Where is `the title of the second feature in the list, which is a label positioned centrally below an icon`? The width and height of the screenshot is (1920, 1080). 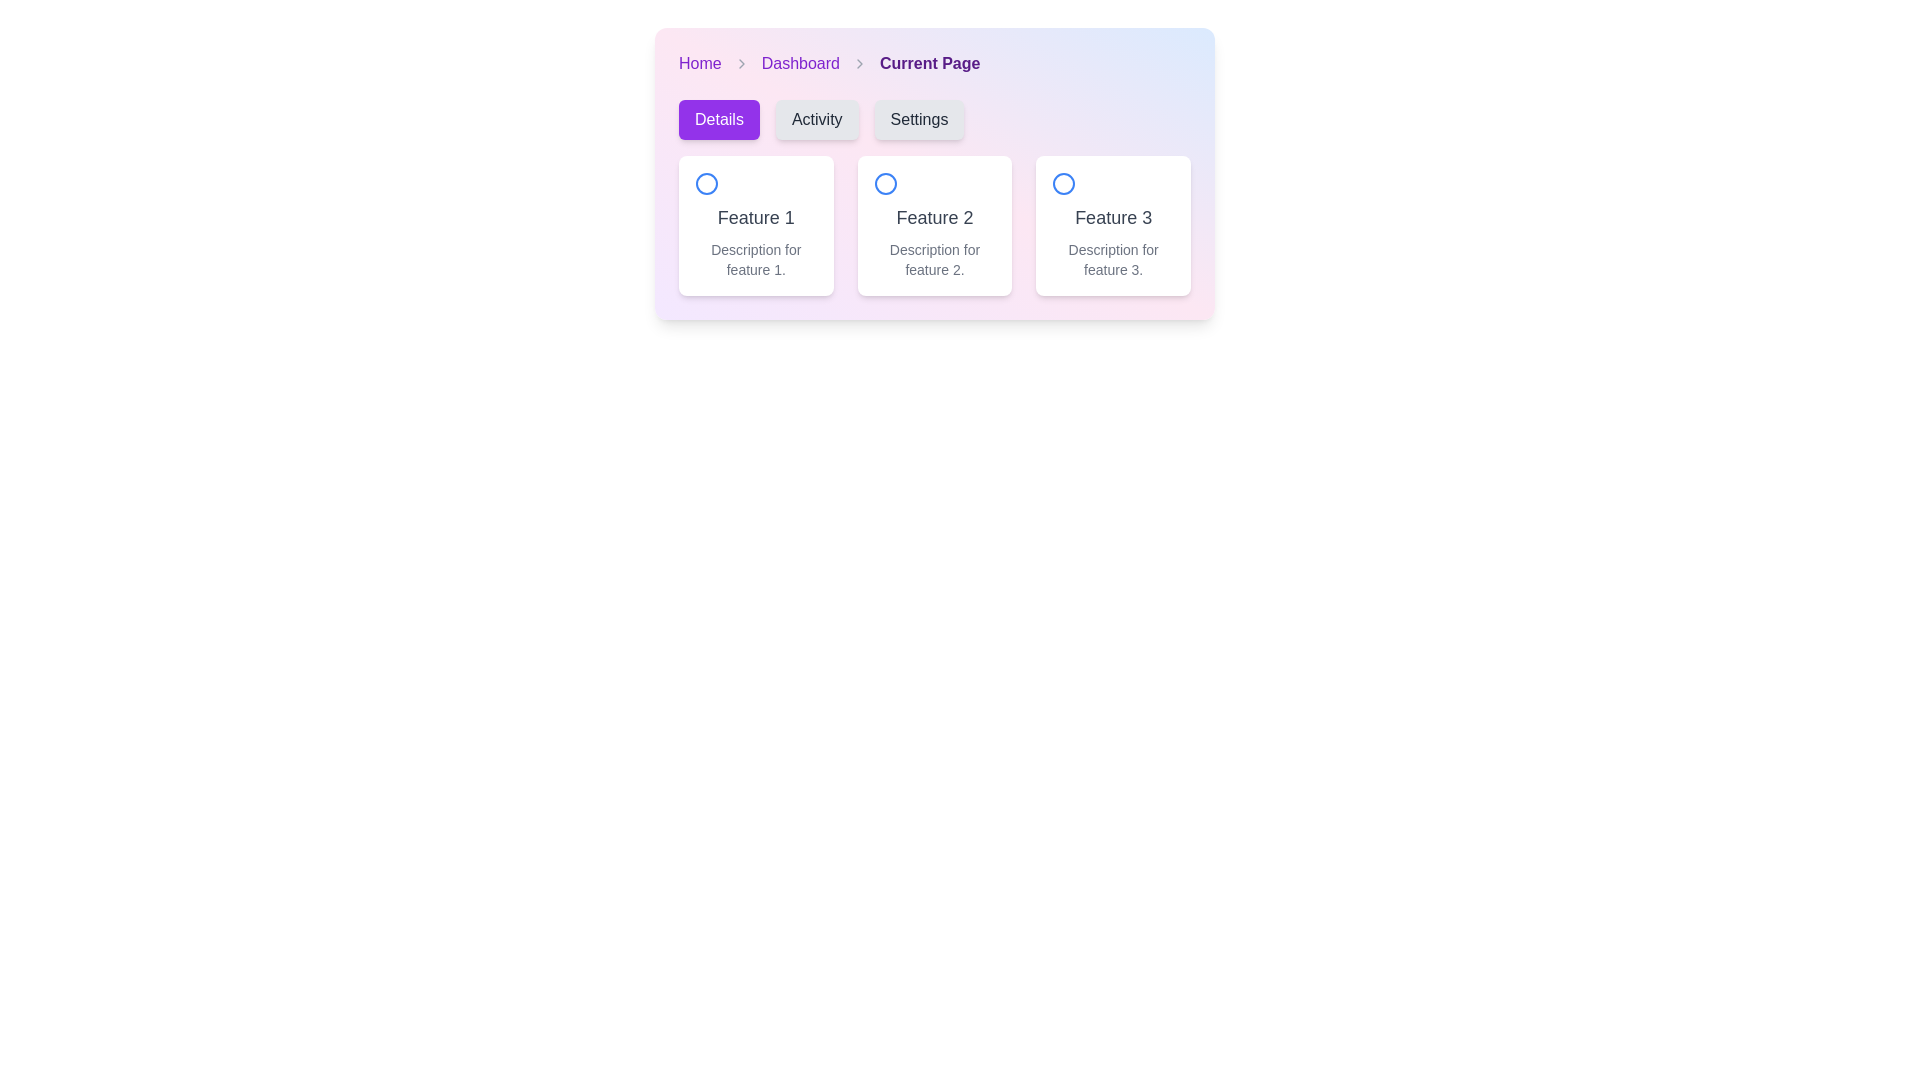
the title of the second feature in the list, which is a label positioned centrally below an icon is located at coordinates (934, 218).